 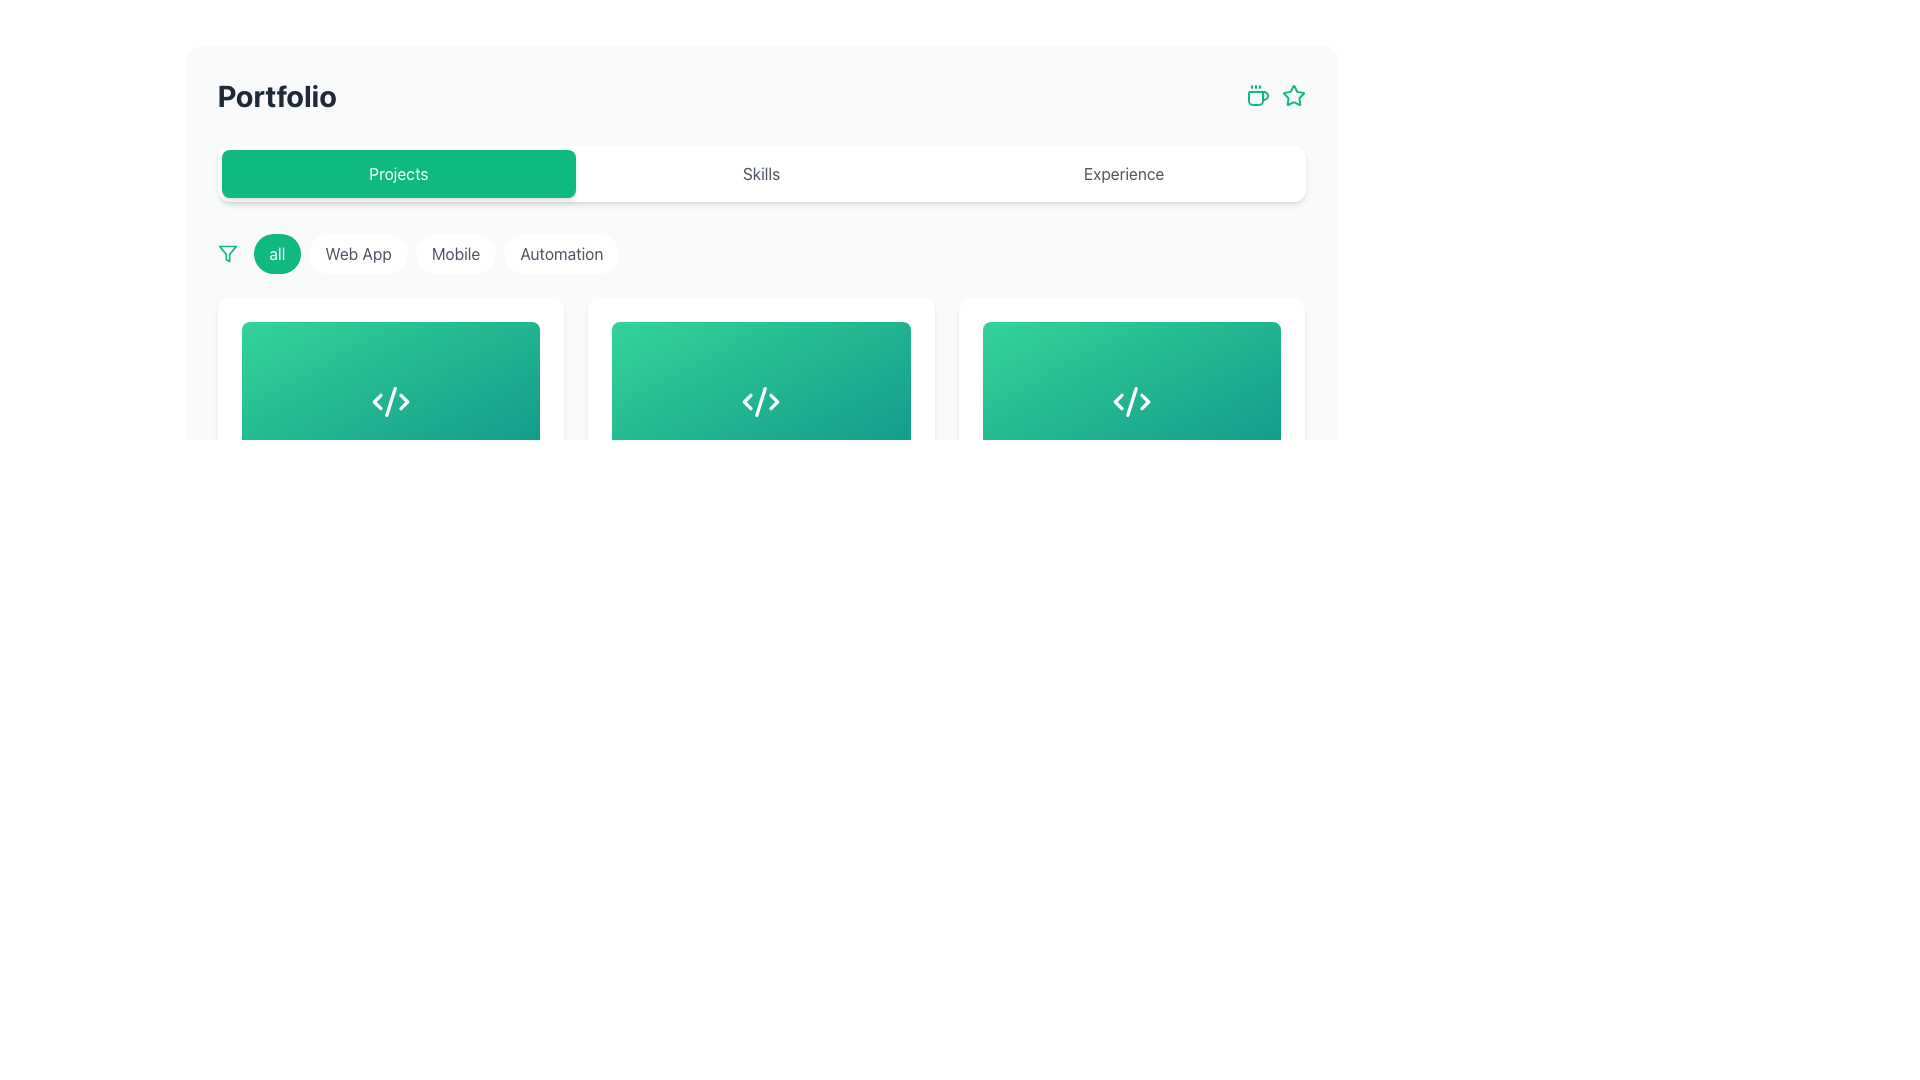 I want to click on the 'Experience' button, which is a rectangular button with gray text and rounded corners, located to the right of the 'Skills' button, so click(x=1124, y=172).